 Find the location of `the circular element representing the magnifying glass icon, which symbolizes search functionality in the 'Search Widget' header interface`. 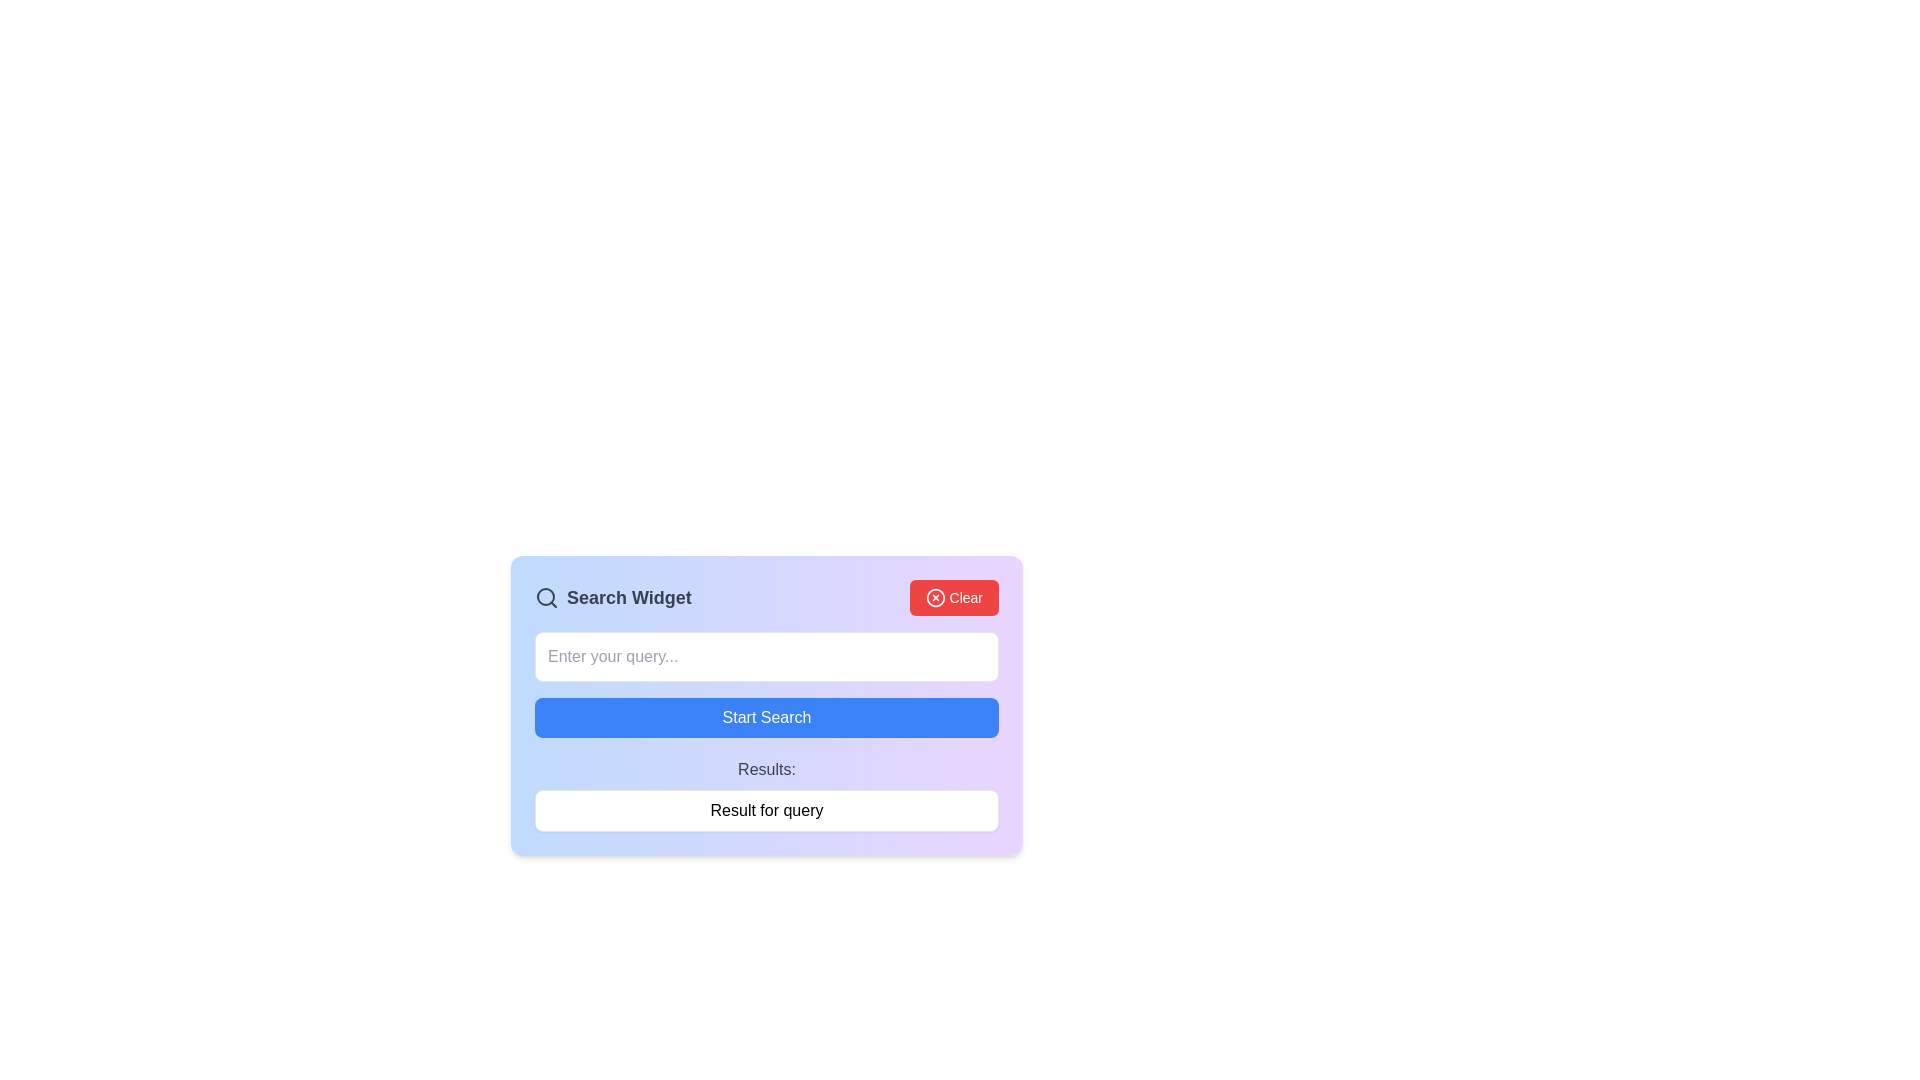

the circular element representing the magnifying glass icon, which symbolizes search functionality in the 'Search Widget' header interface is located at coordinates (546, 596).